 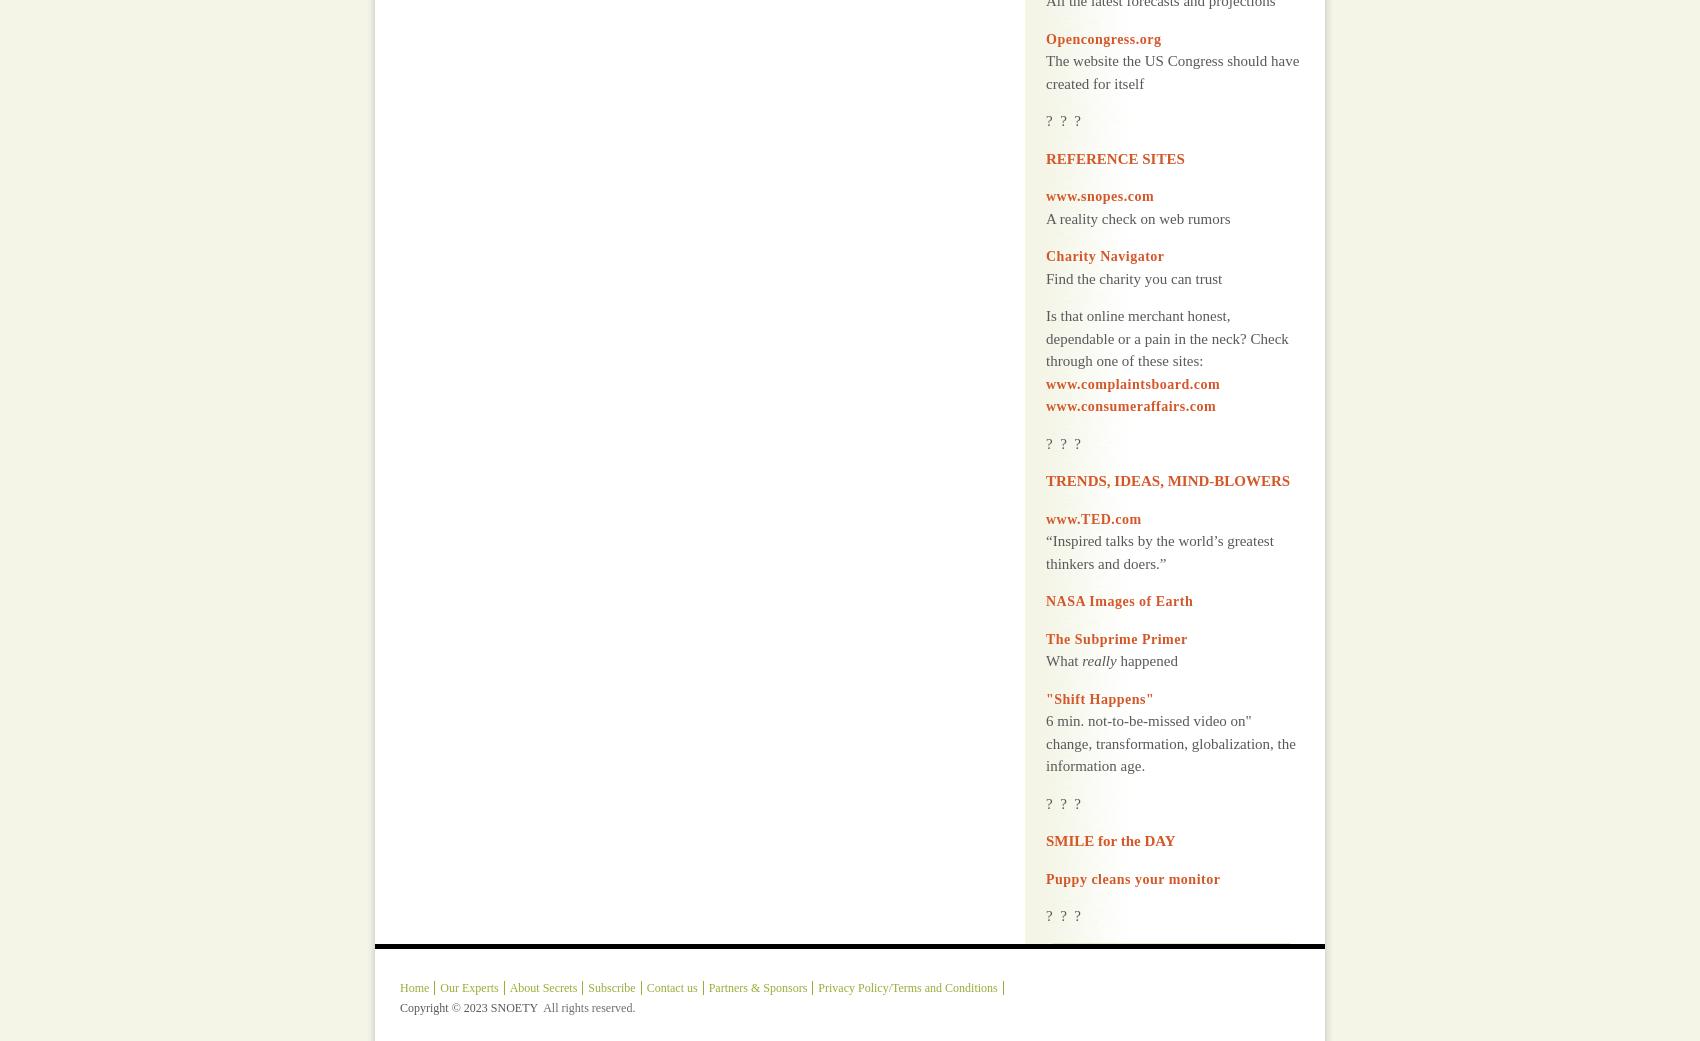 I want to click on 'Privacy Policy/Terms and Conditions', so click(x=907, y=936).